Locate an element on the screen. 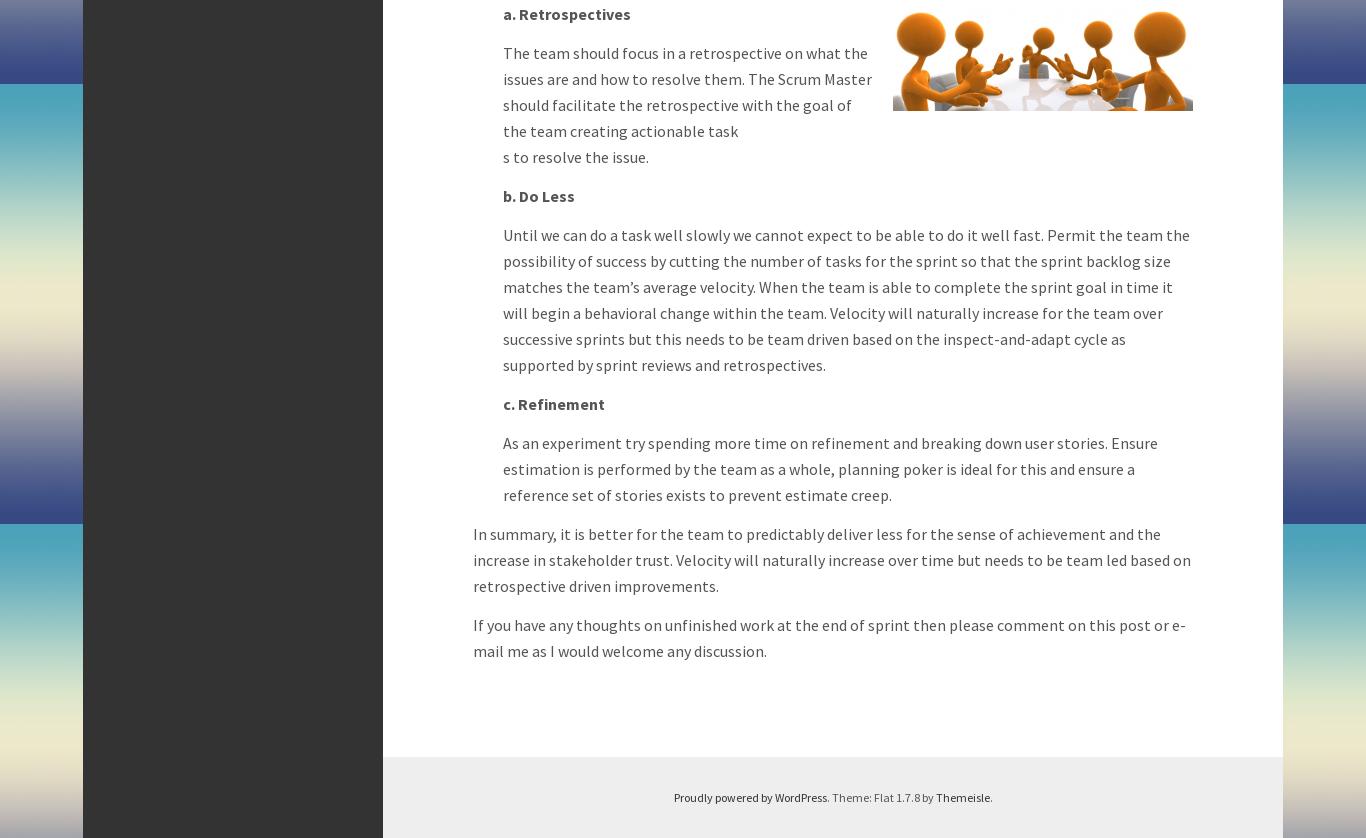 This screenshot has height=838, width=1366. 'The team should focus in a retrospective on what the issues are and how to resolve them. The Scrum Master should facilitate the retrospective with the goal of the team creating actionable task' is located at coordinates (687, 92).